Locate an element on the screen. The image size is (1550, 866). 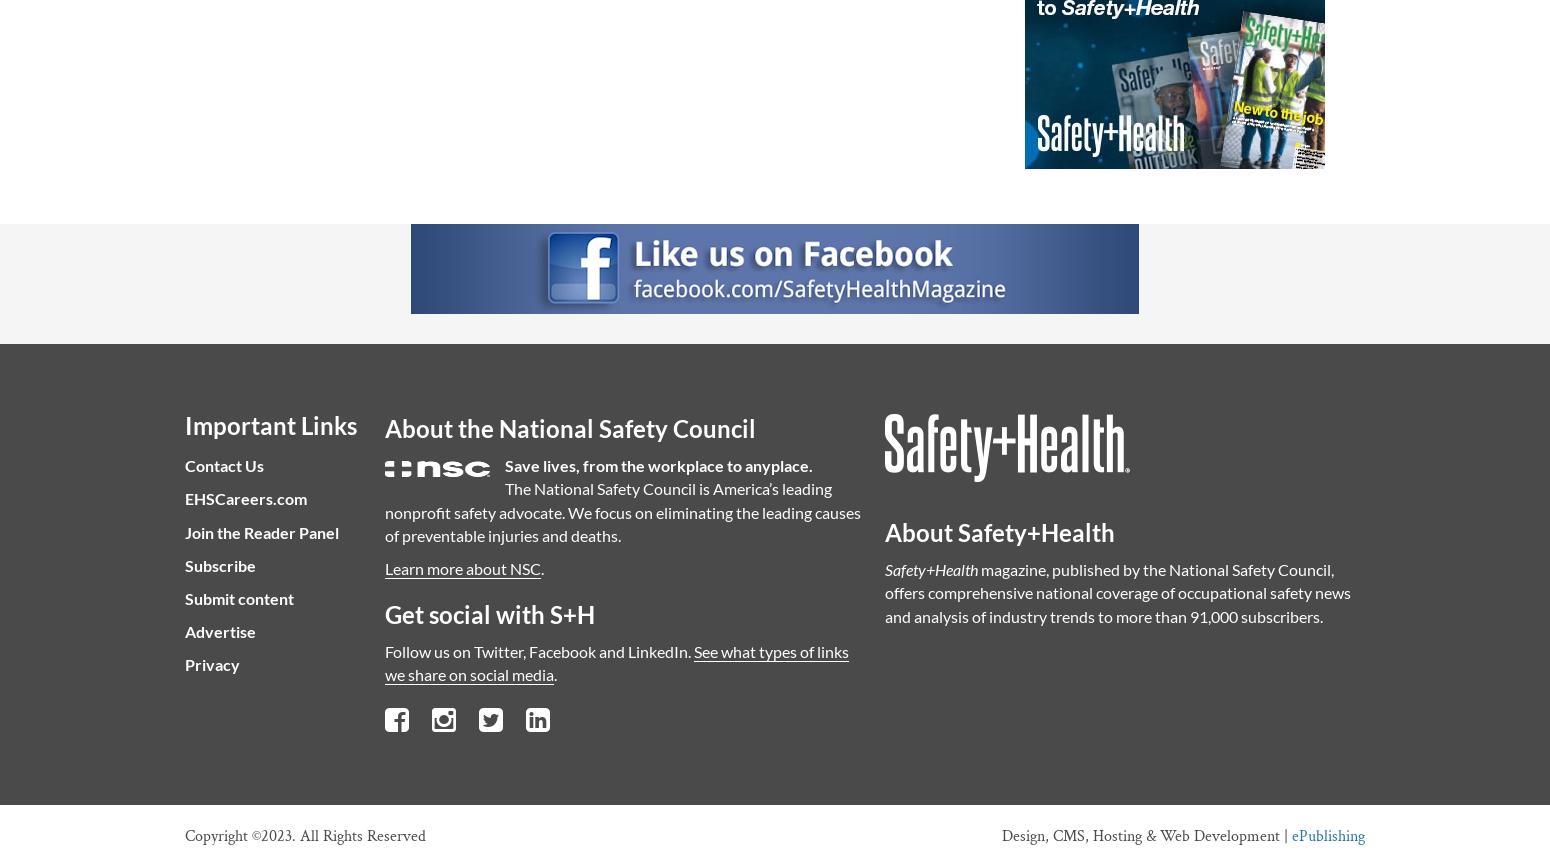
'Learn more about NSC' is located at coordinates (384, 568).